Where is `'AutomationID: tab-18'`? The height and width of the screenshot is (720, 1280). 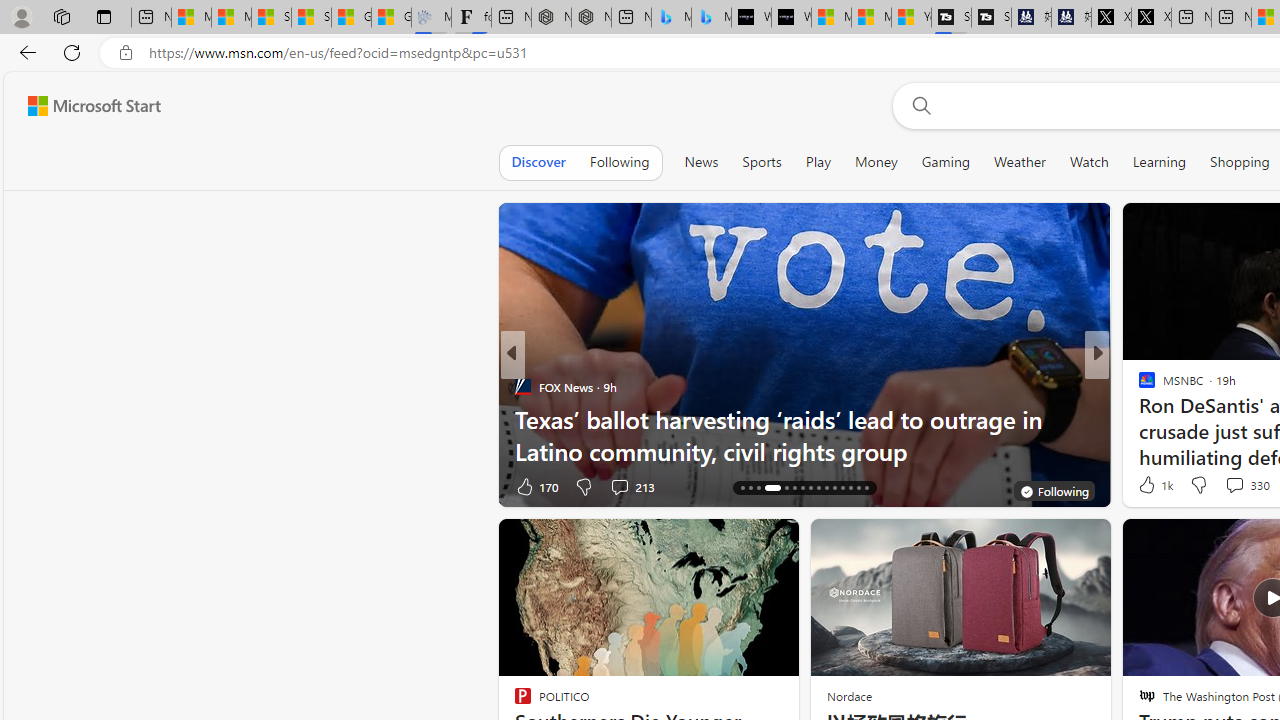
'AutomationID: tab-18' is located at coordinates (757, 488).